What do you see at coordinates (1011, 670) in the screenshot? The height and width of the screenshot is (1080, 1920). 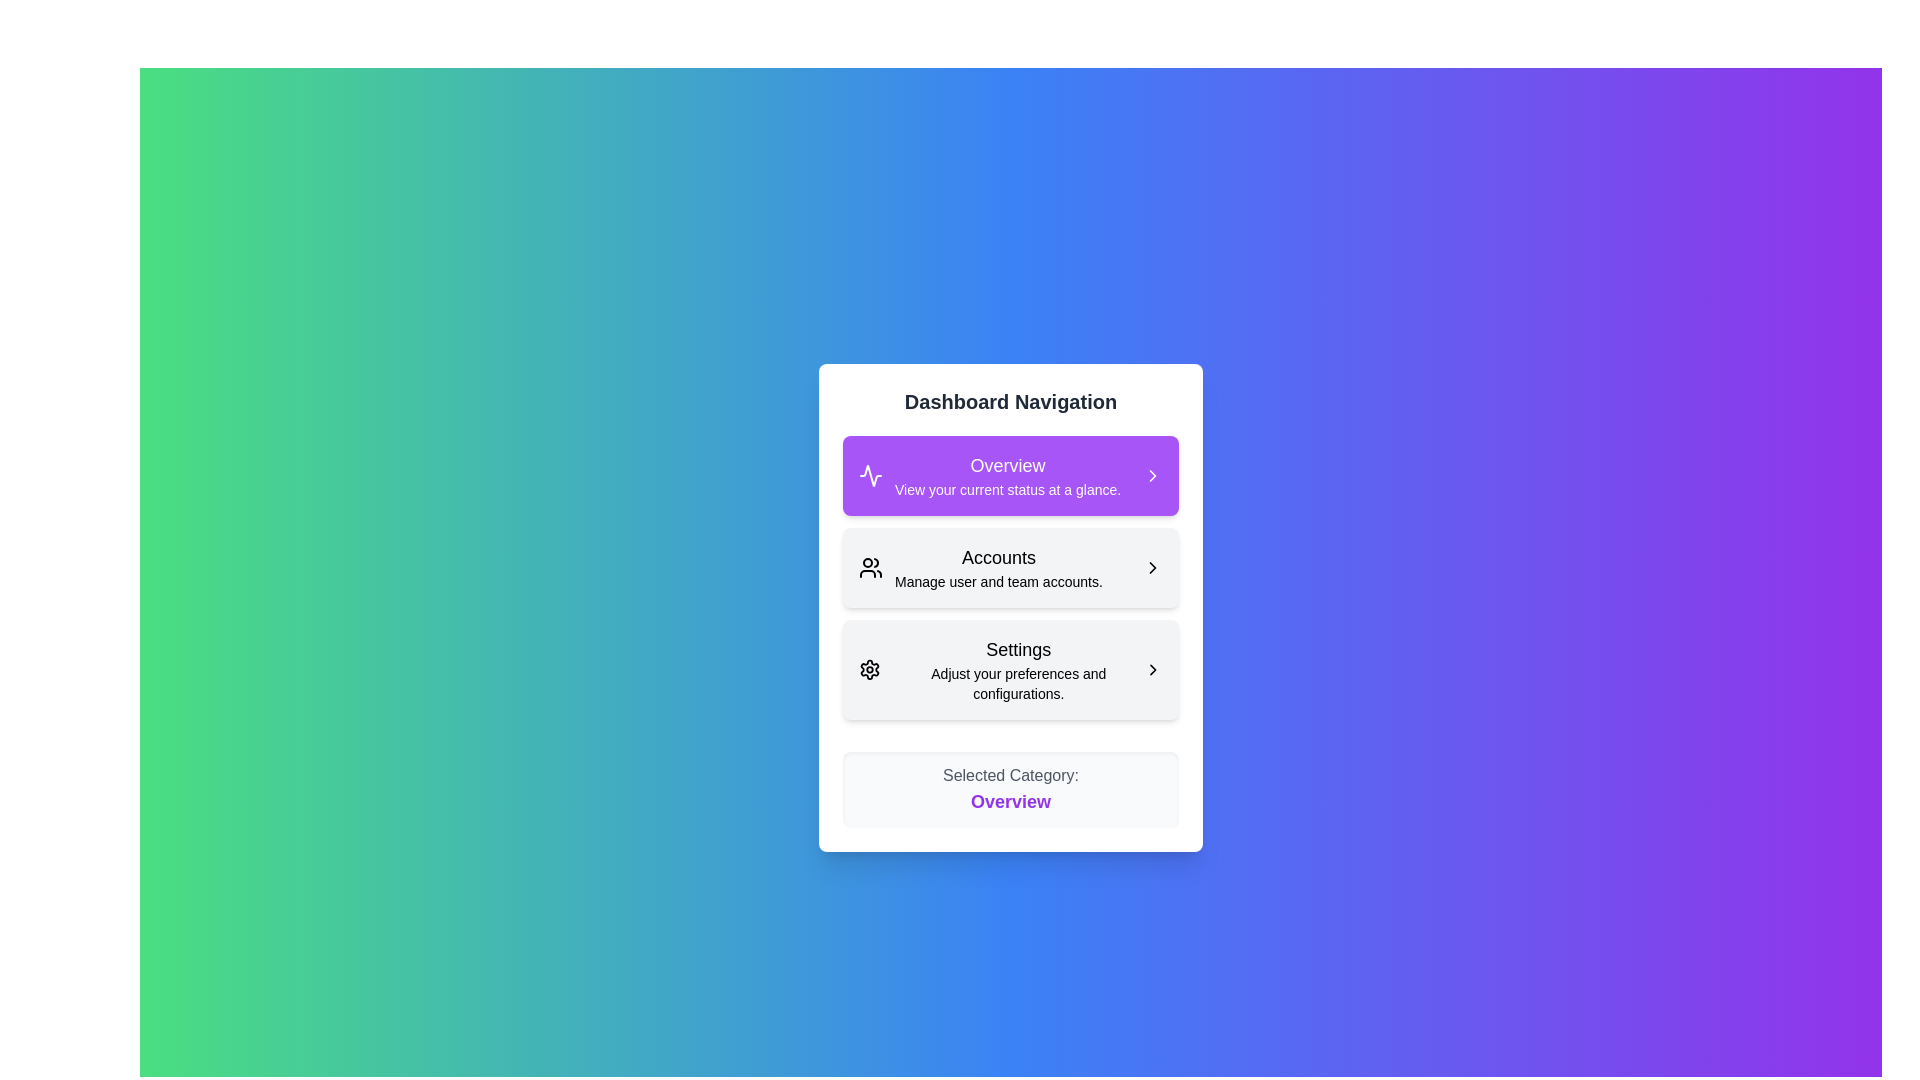 I see `the menu item corresponding to Settings` at bounding box center [1011, 670].